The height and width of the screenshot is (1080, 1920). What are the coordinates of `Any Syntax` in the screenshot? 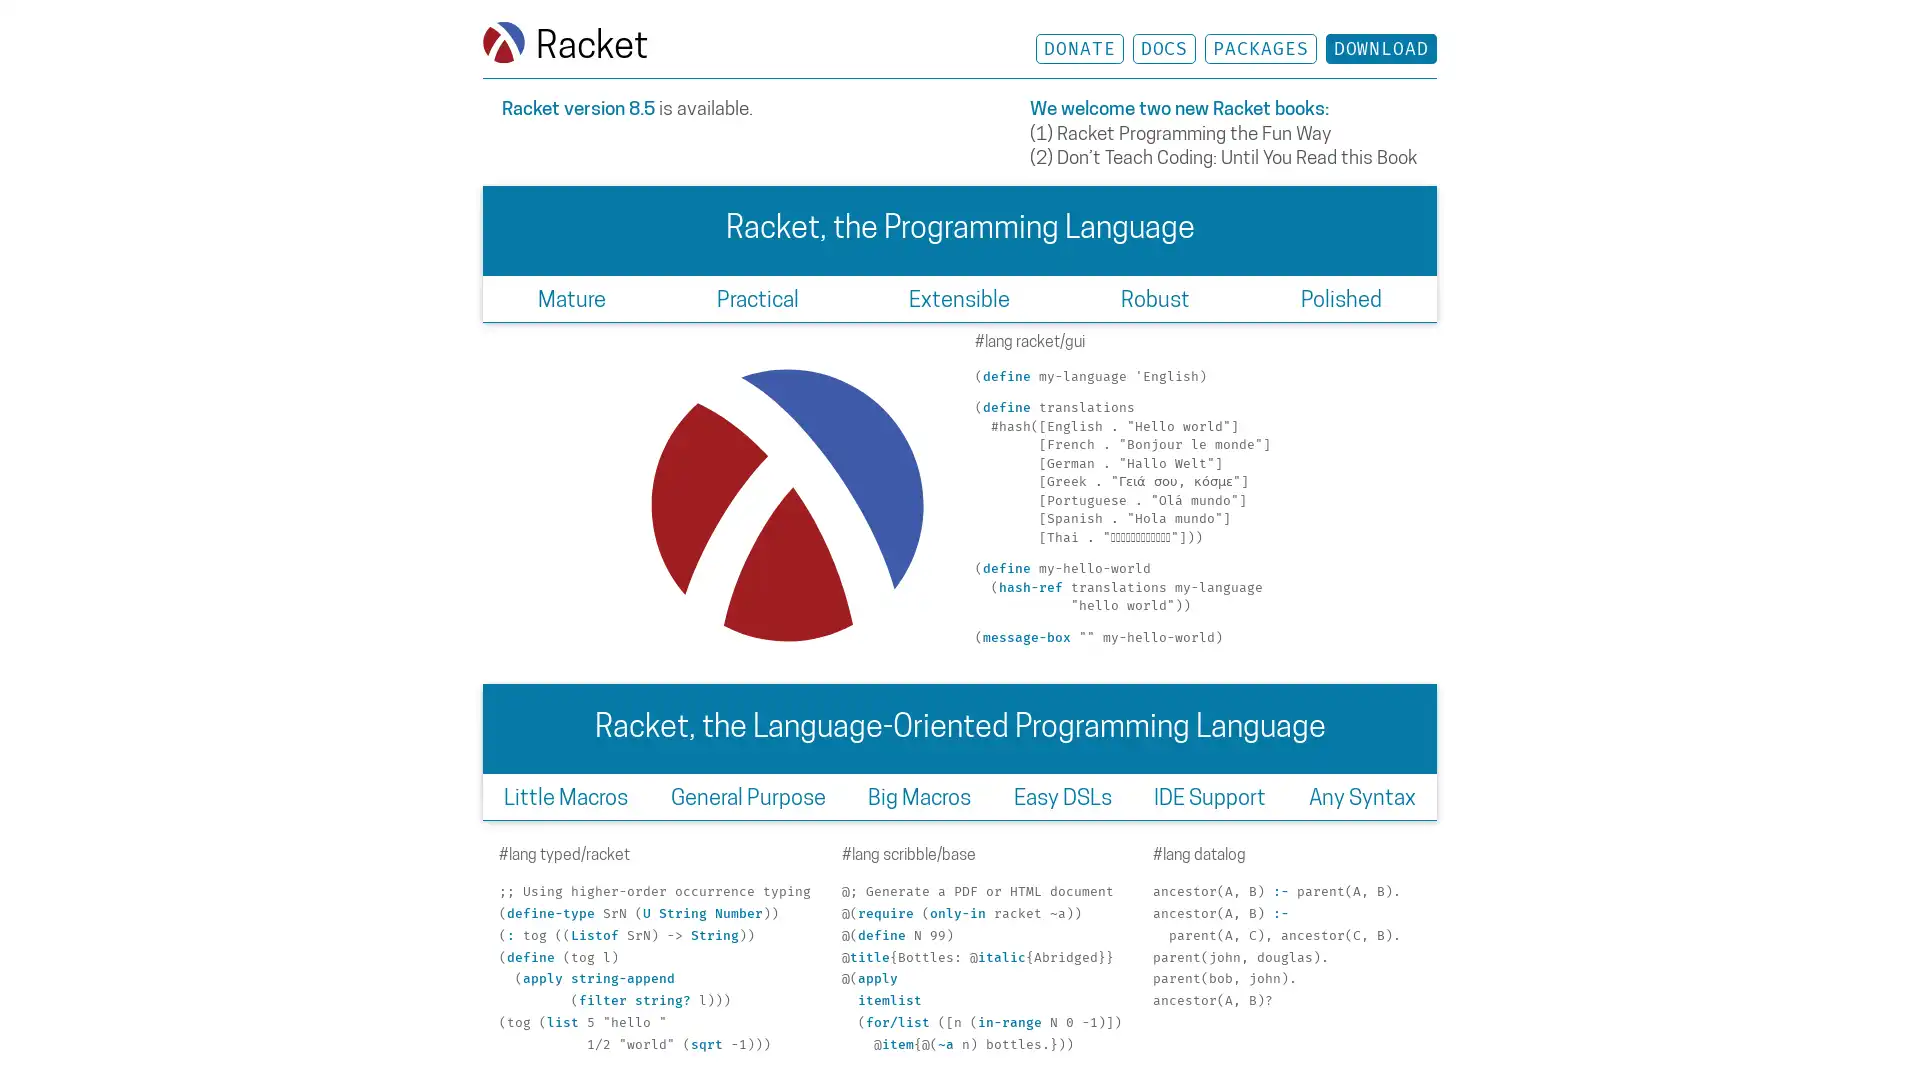 It's located at (1361, 795).